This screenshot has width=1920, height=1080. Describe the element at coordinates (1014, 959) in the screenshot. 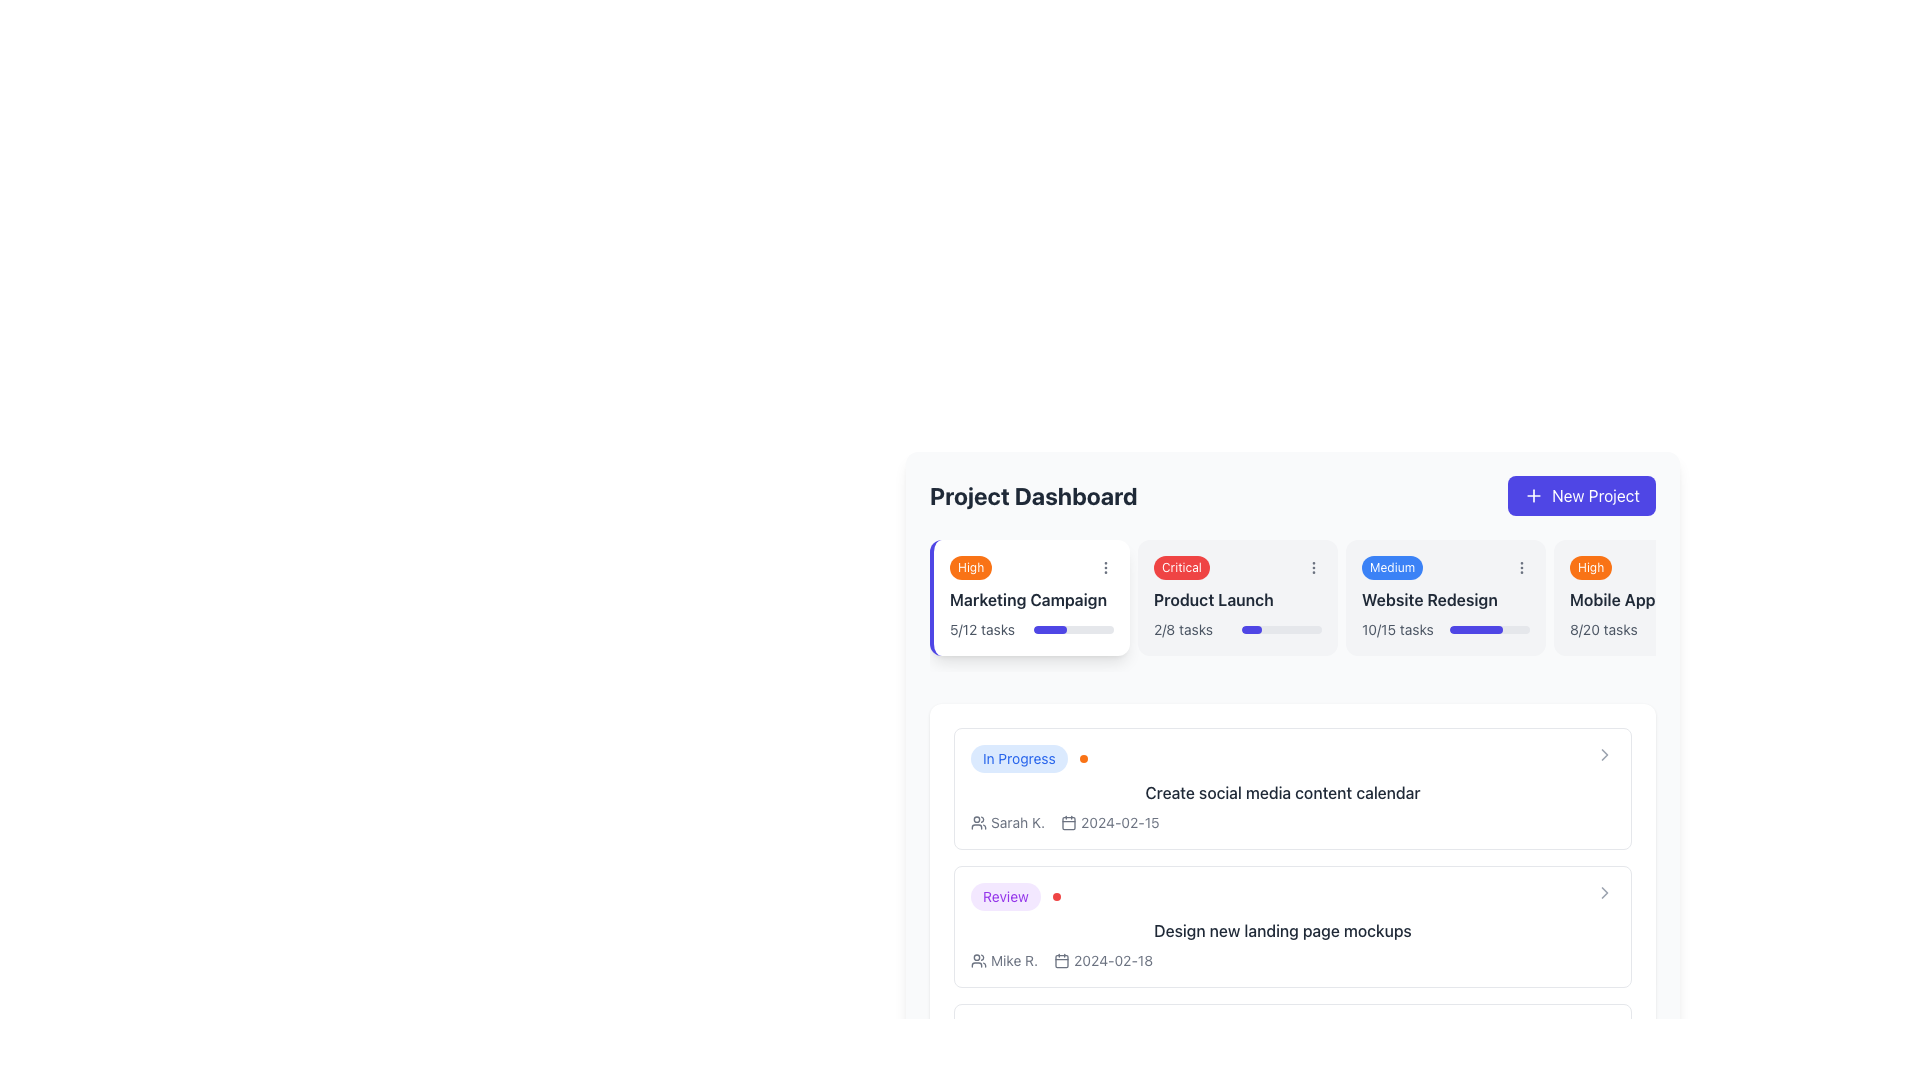

I see `the text label displaying the name 'Mike R.' that is located near the bottom section of a list item in the project dashboard under the 'Review' status` at that location.